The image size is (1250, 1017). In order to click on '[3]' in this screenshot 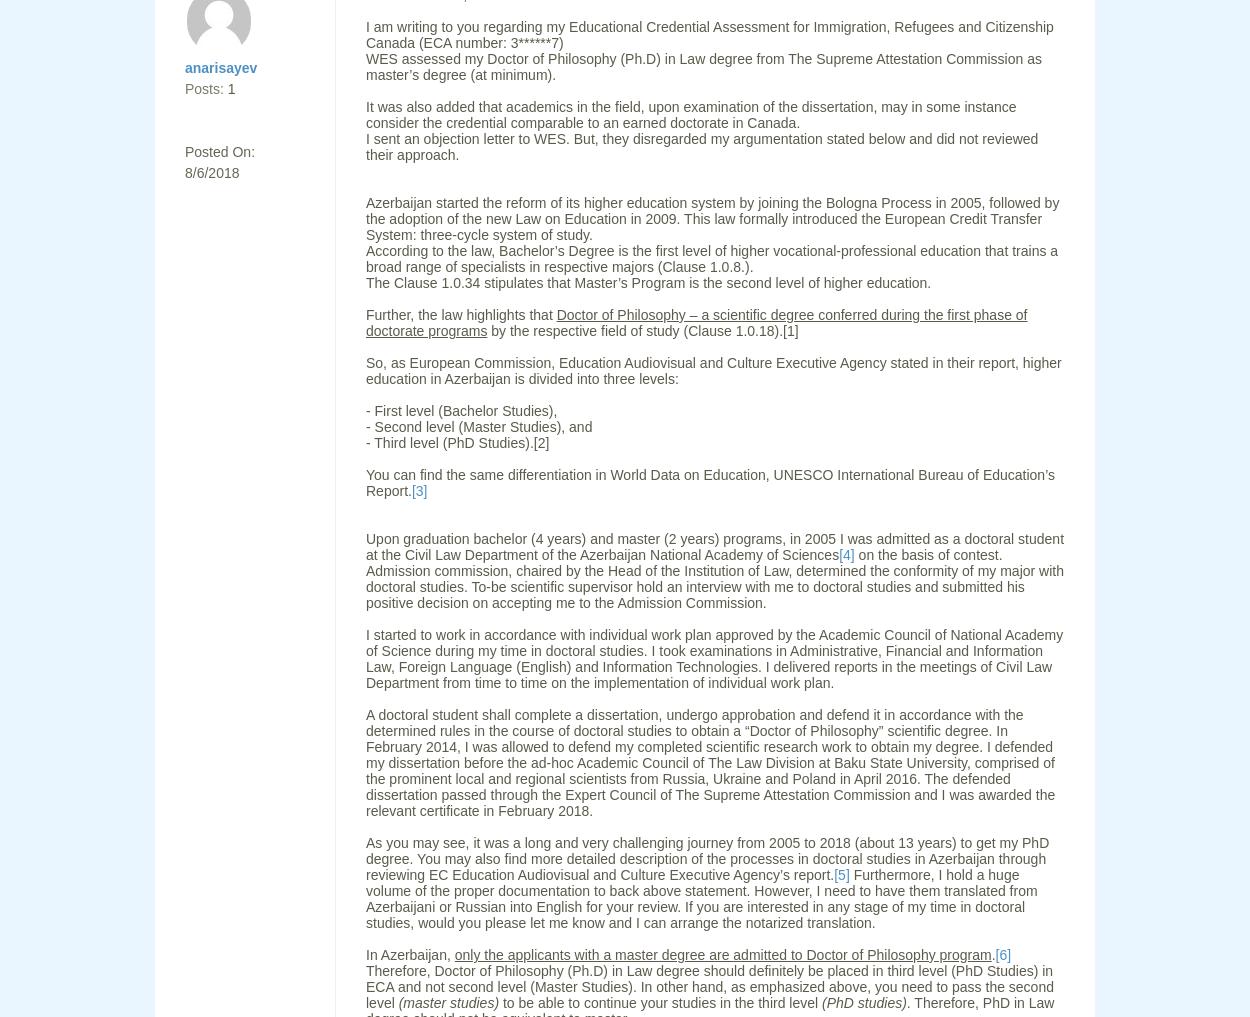, I will do `click(419, 490)`.